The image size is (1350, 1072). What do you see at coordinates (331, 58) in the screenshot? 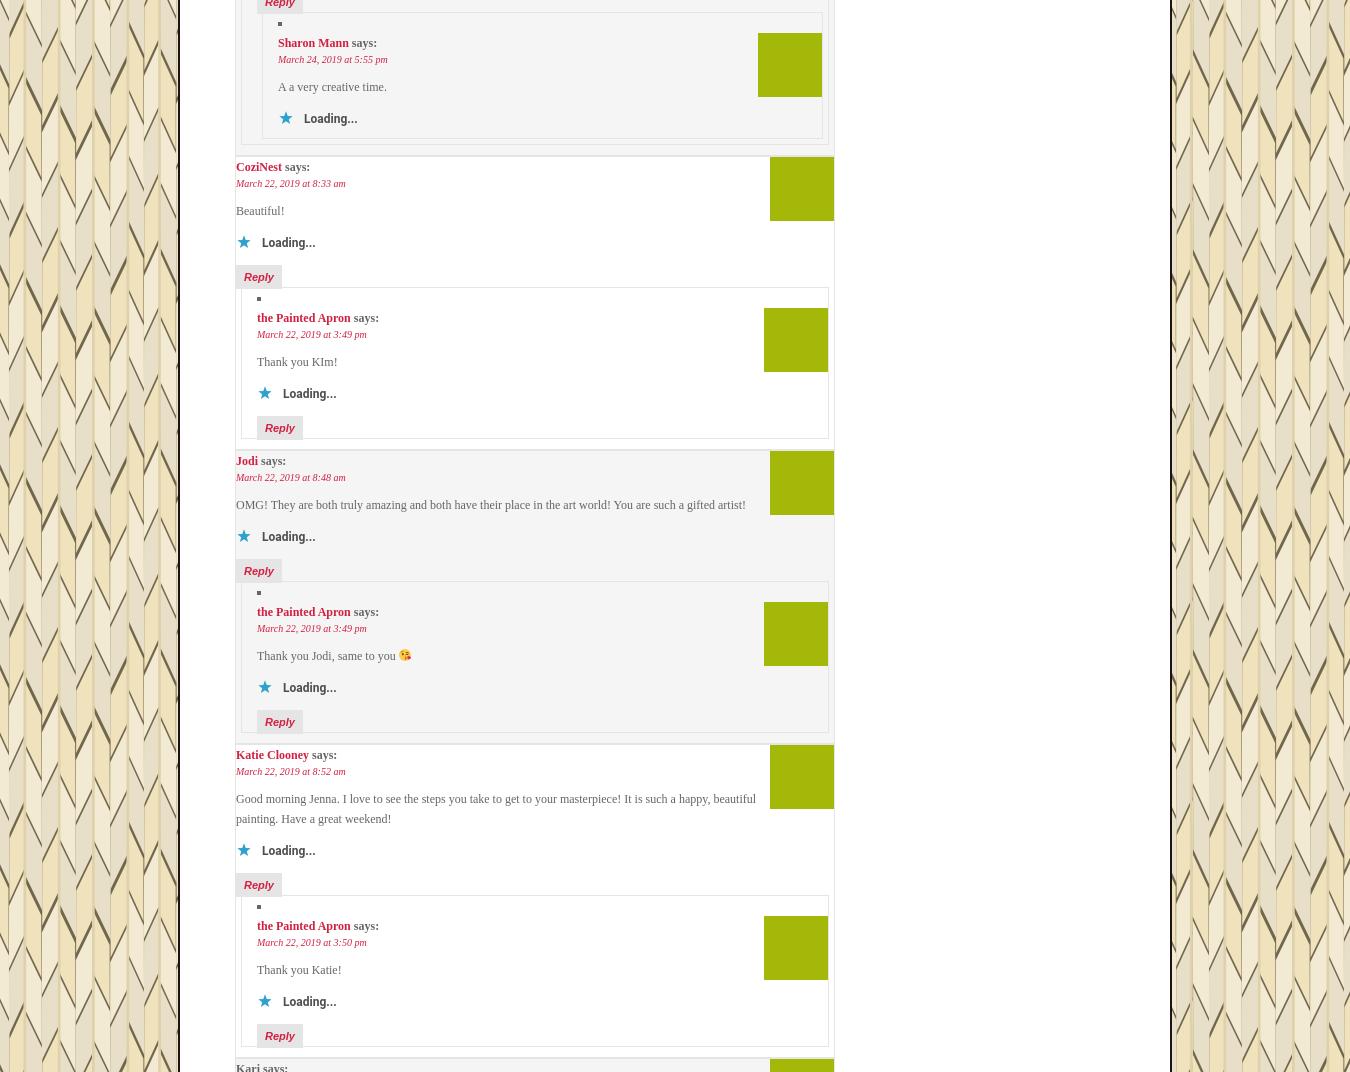
I see `'March 24, 2019 at 5:55 pm'` at bounding box center [331, 58].